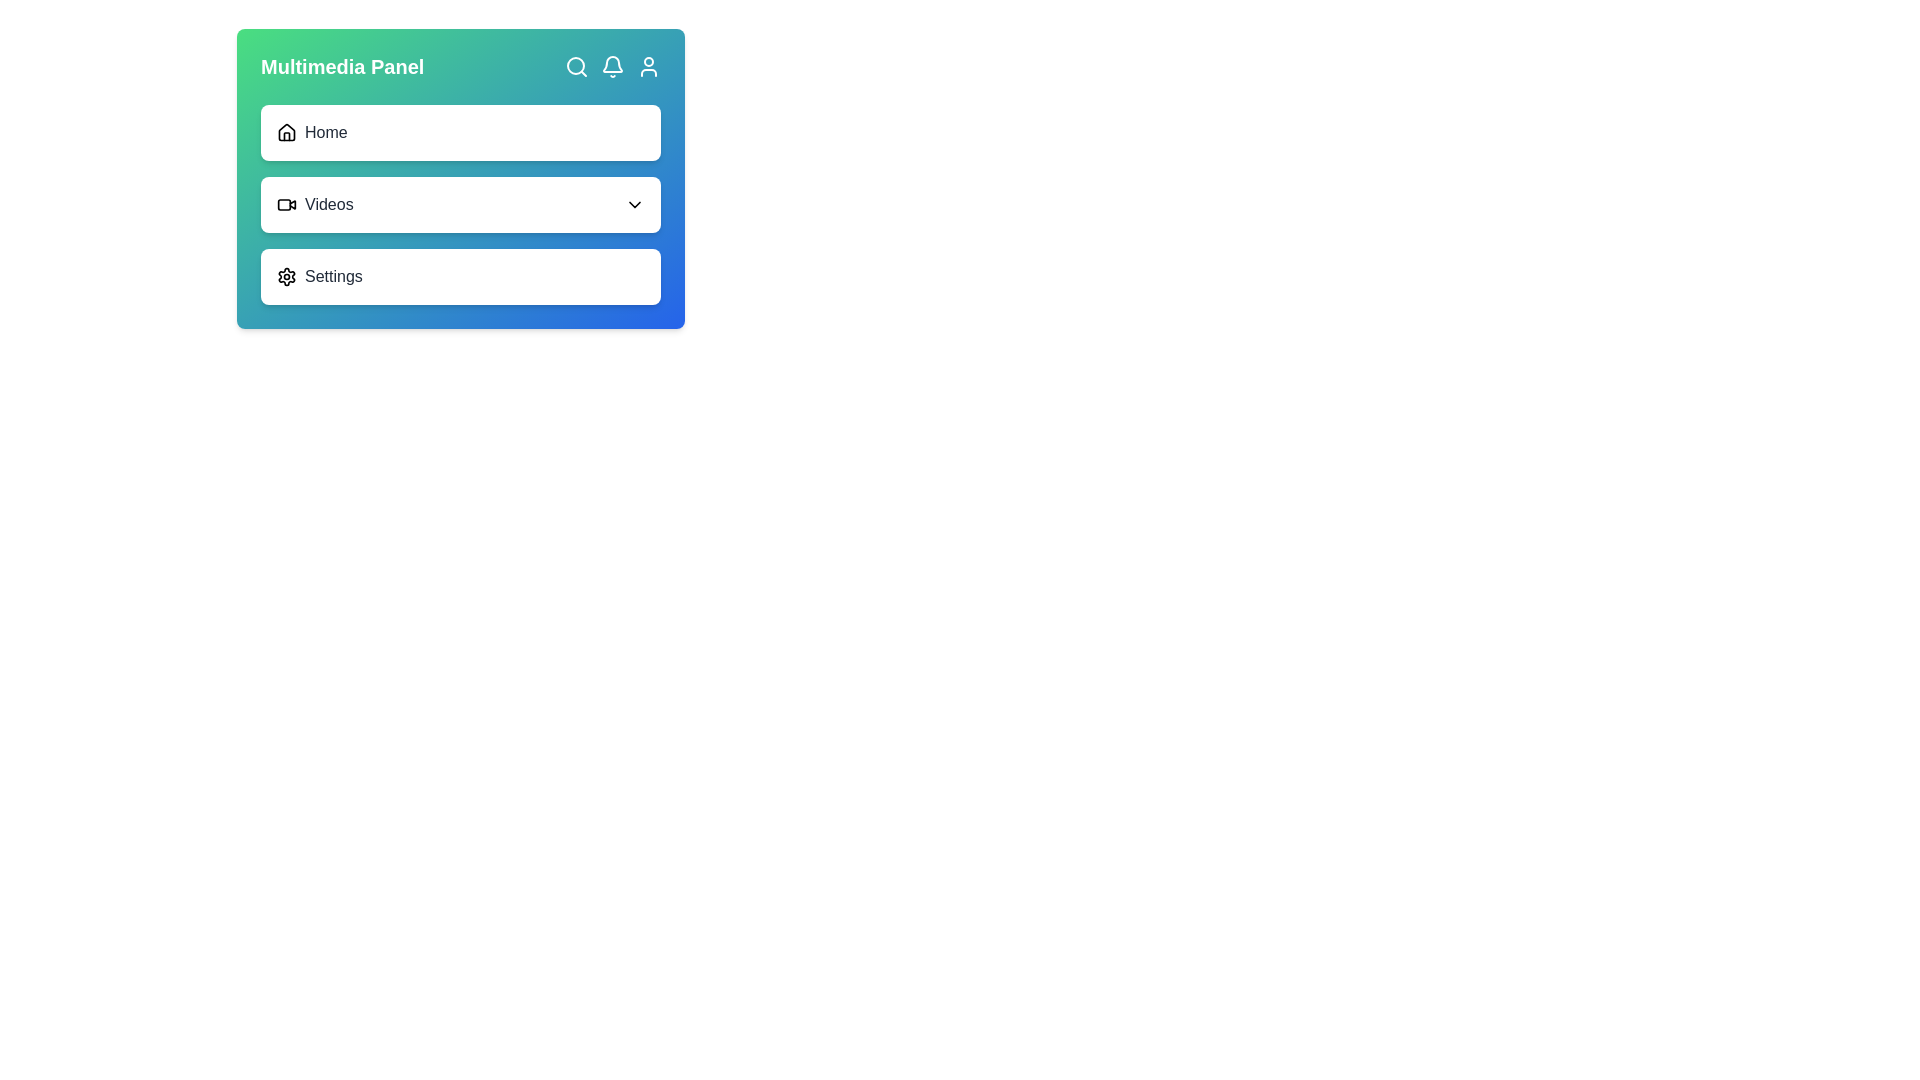 The image size is (1920, 1080). What do you see at coordinates (459, 277) in the screenshot?
I see `the settings button located as the third item in a vertical list of three buttons, below the 'Videos' button` at bounding box center [459, 277].